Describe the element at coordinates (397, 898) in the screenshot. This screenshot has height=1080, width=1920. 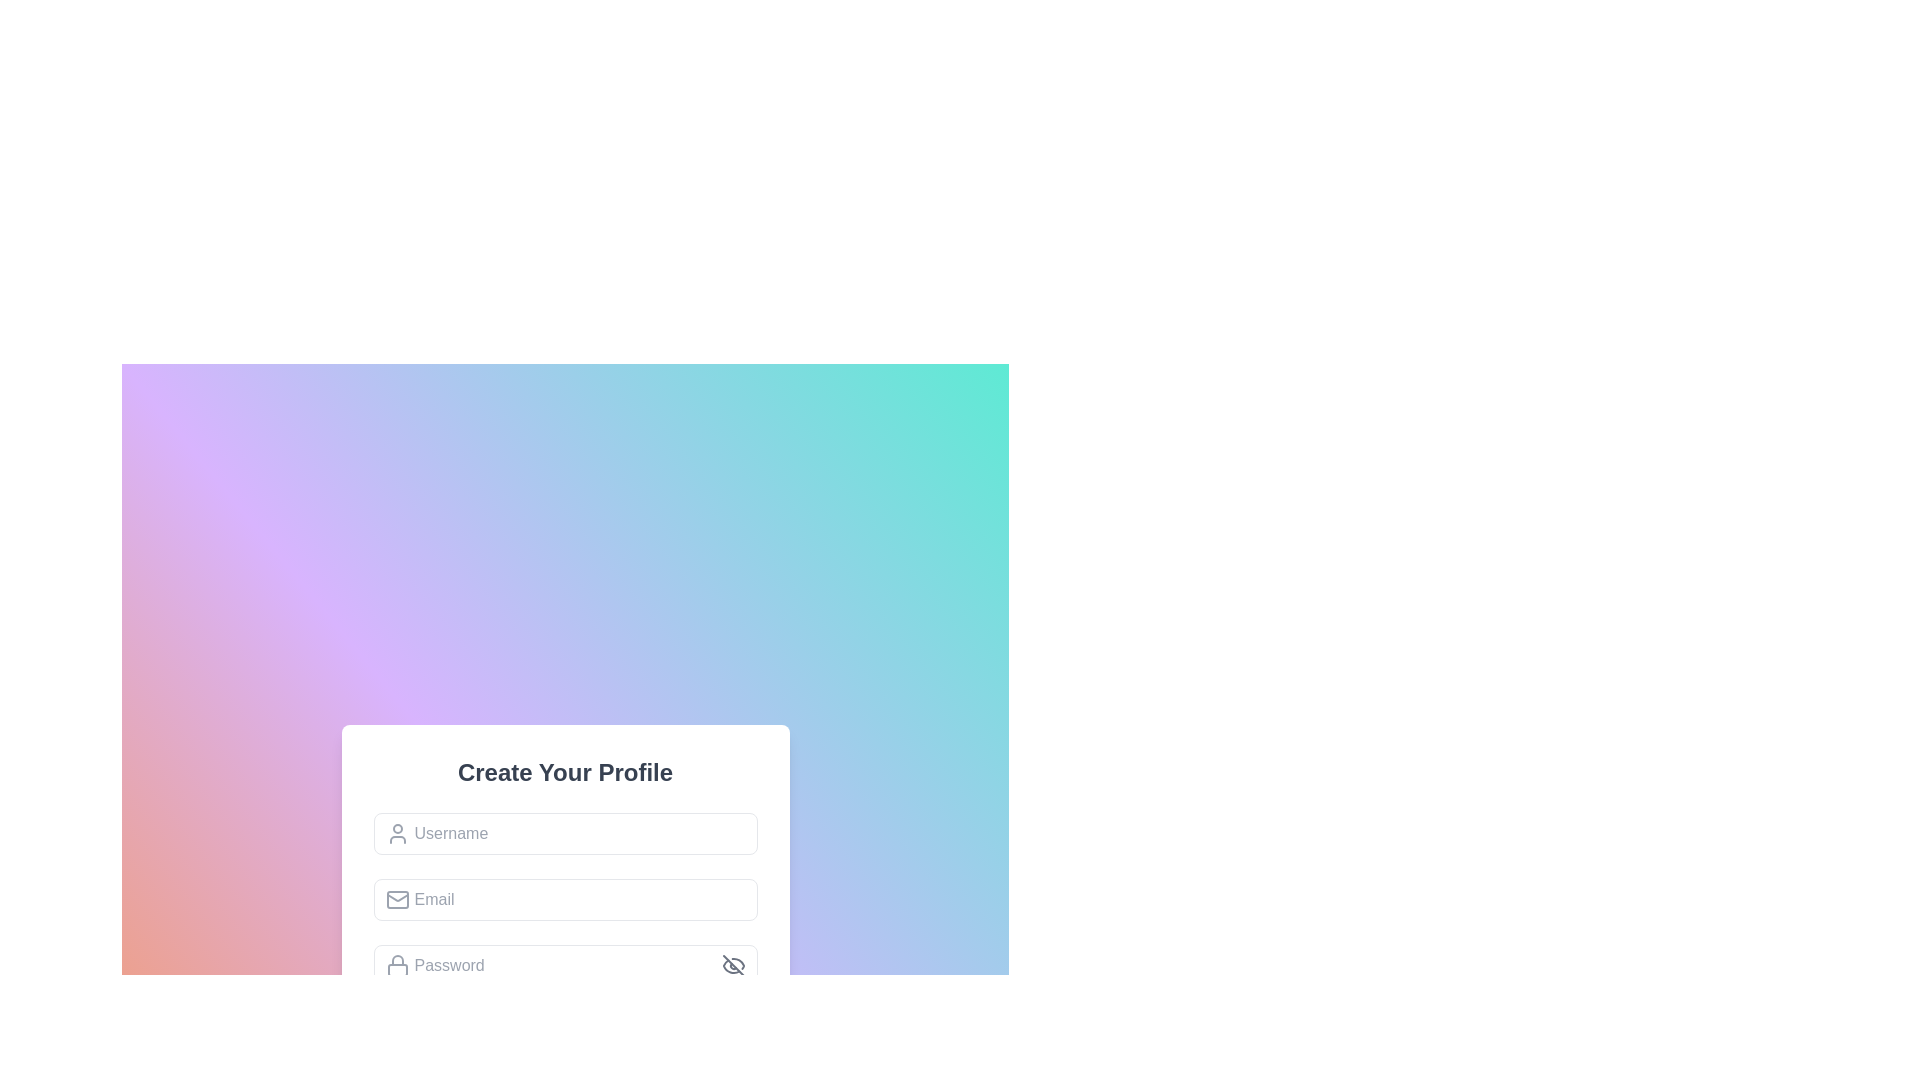
I see `the email icon, which is a line-drawn envelope shape with soft gray coloring, positioned at the left edge of the email input field` at that location.